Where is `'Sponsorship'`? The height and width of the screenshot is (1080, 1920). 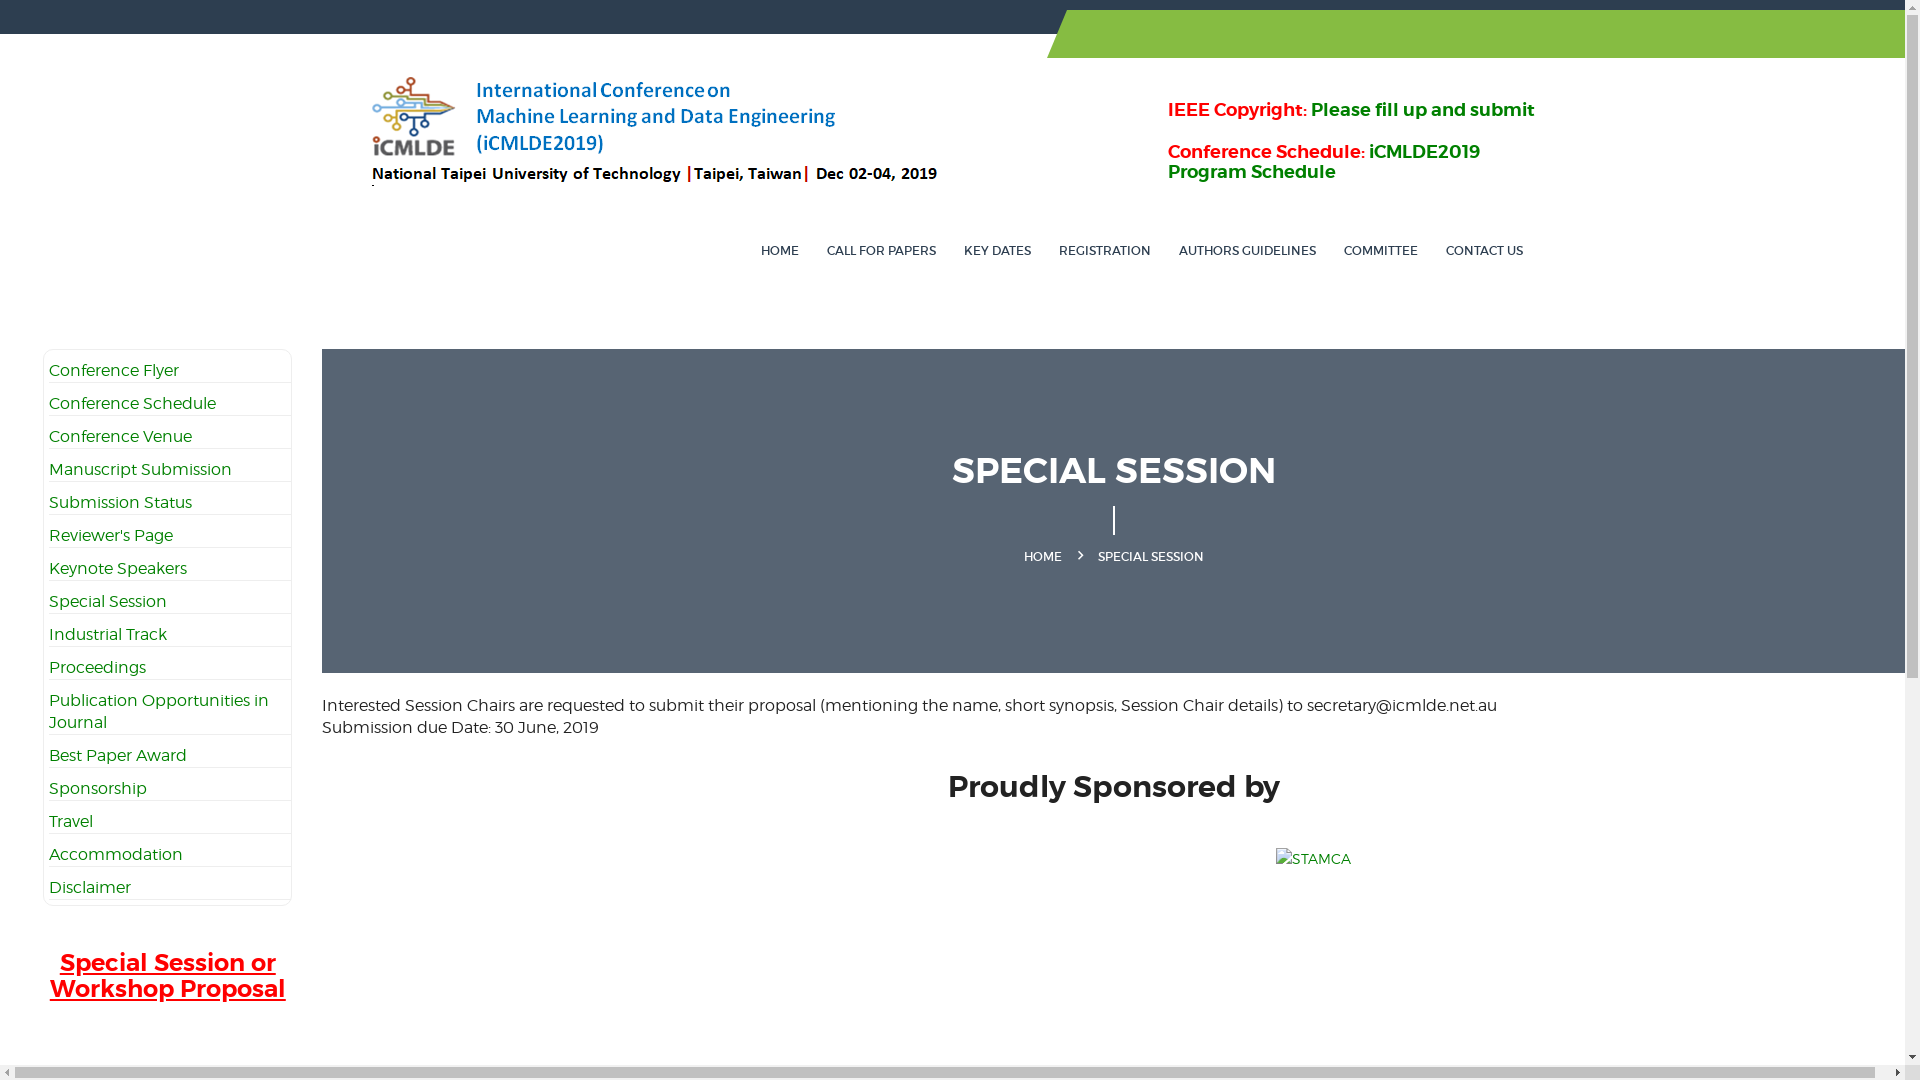
'Sponsorship' is located at coordinates (96, 787).